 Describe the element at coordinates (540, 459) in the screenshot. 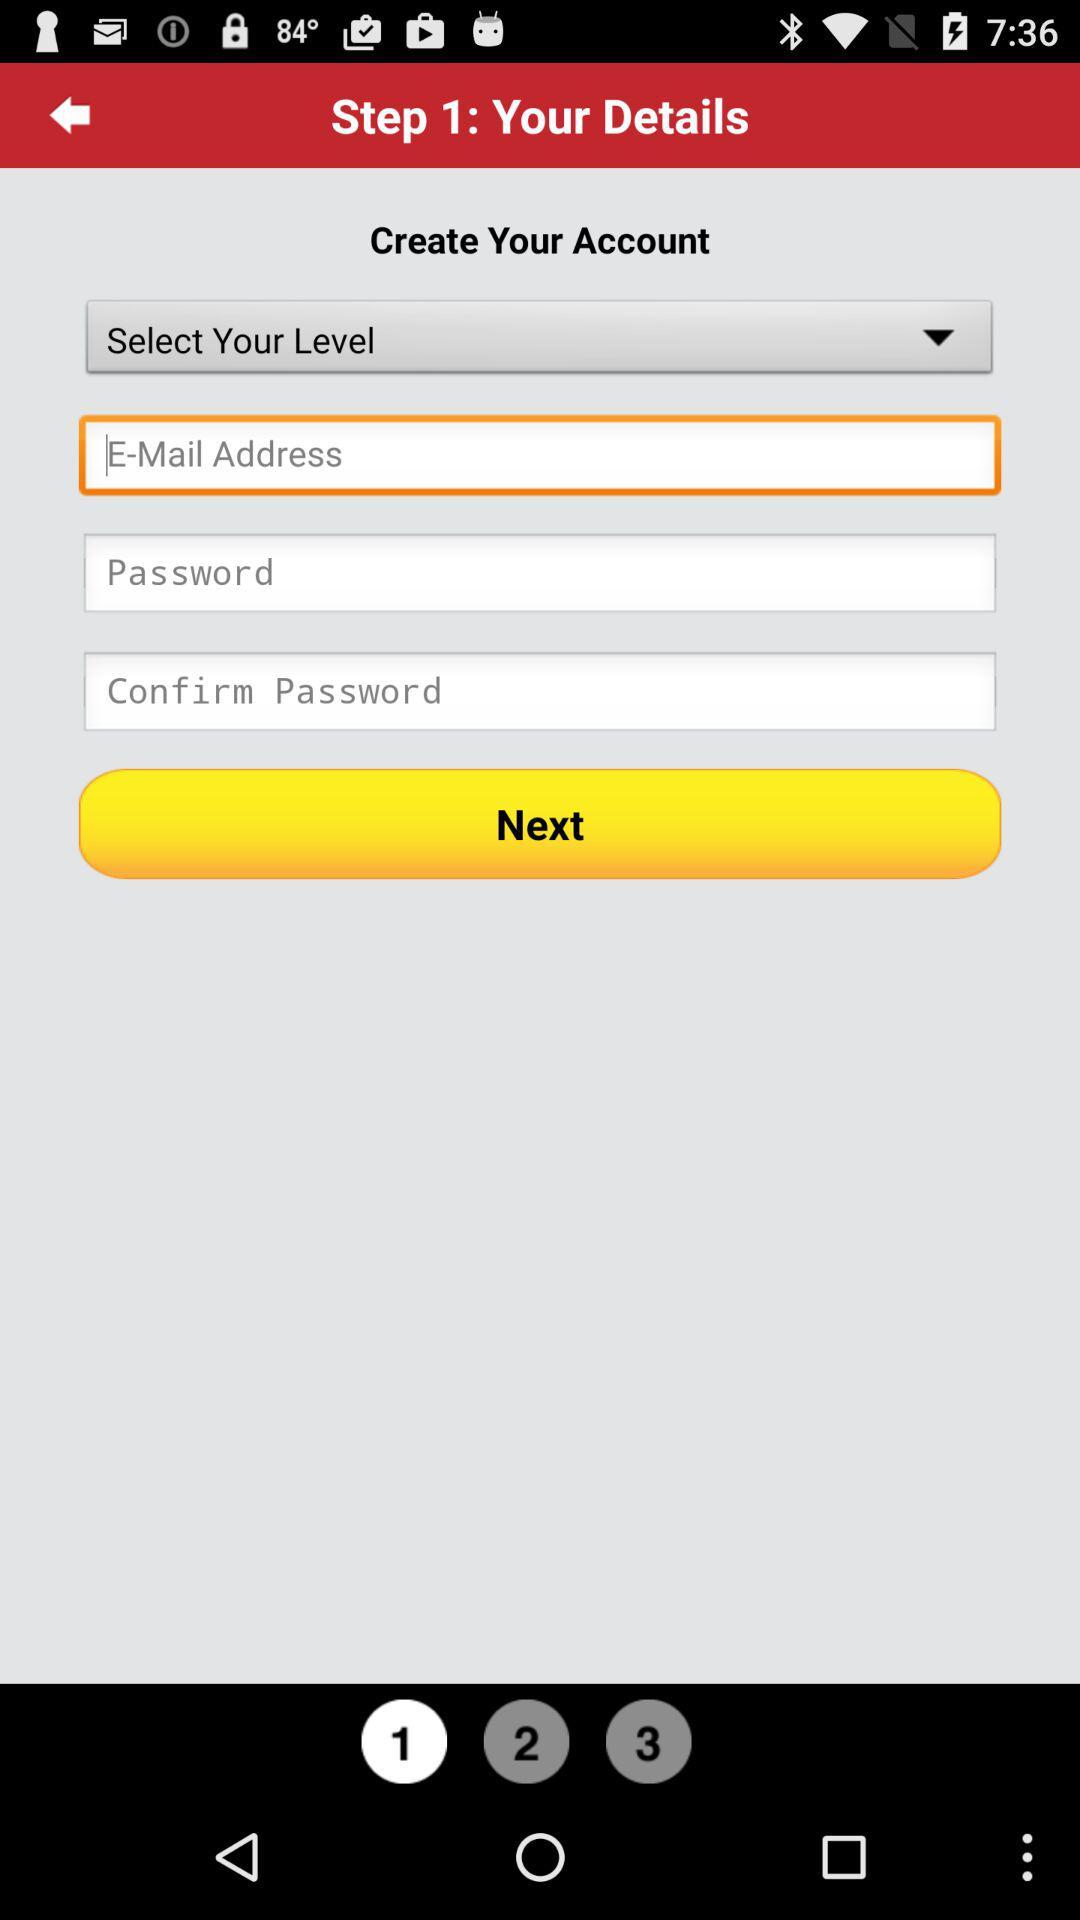

I see `the icon below select your level icon` at that location.